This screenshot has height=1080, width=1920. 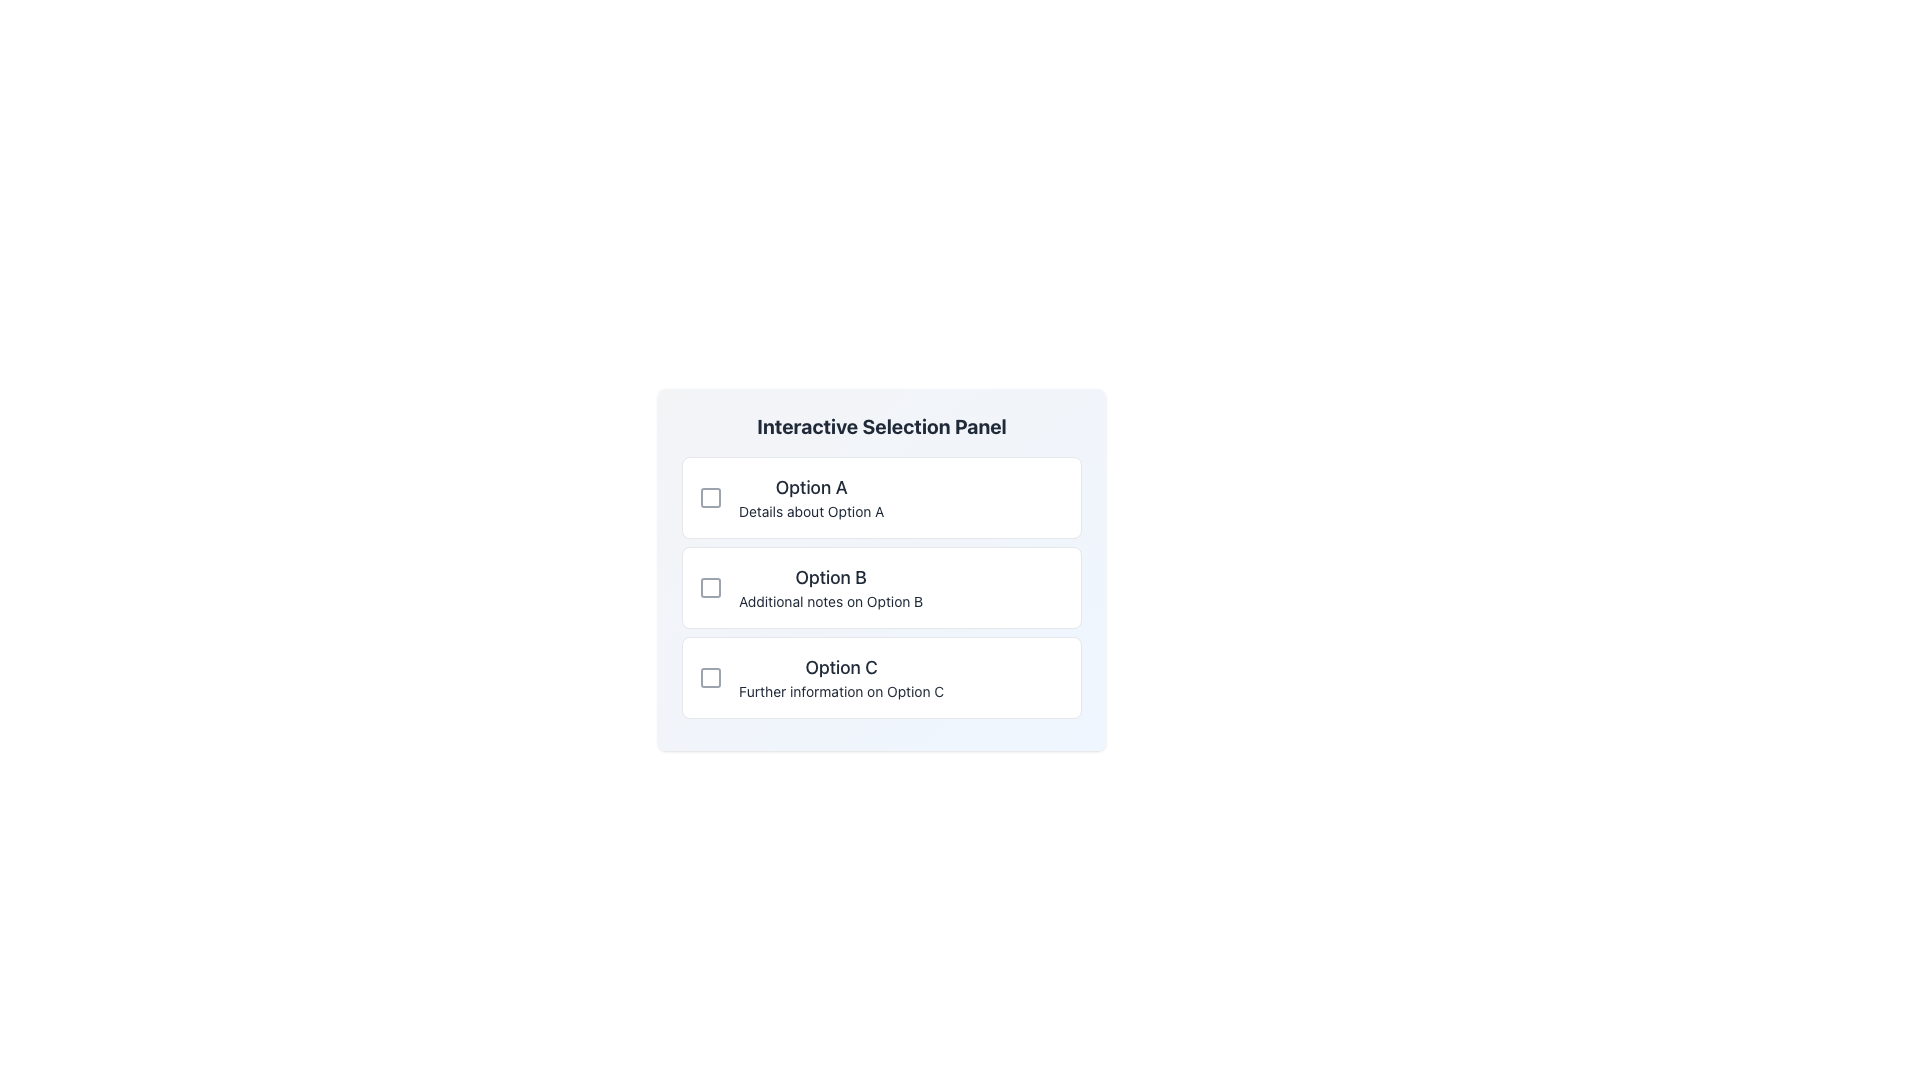 I want to click on the small graphical rectangle with rounded corners associated with 'Option C' located to the left of the text label in the last row of the vertical list of options, so click(x=710, y=677).